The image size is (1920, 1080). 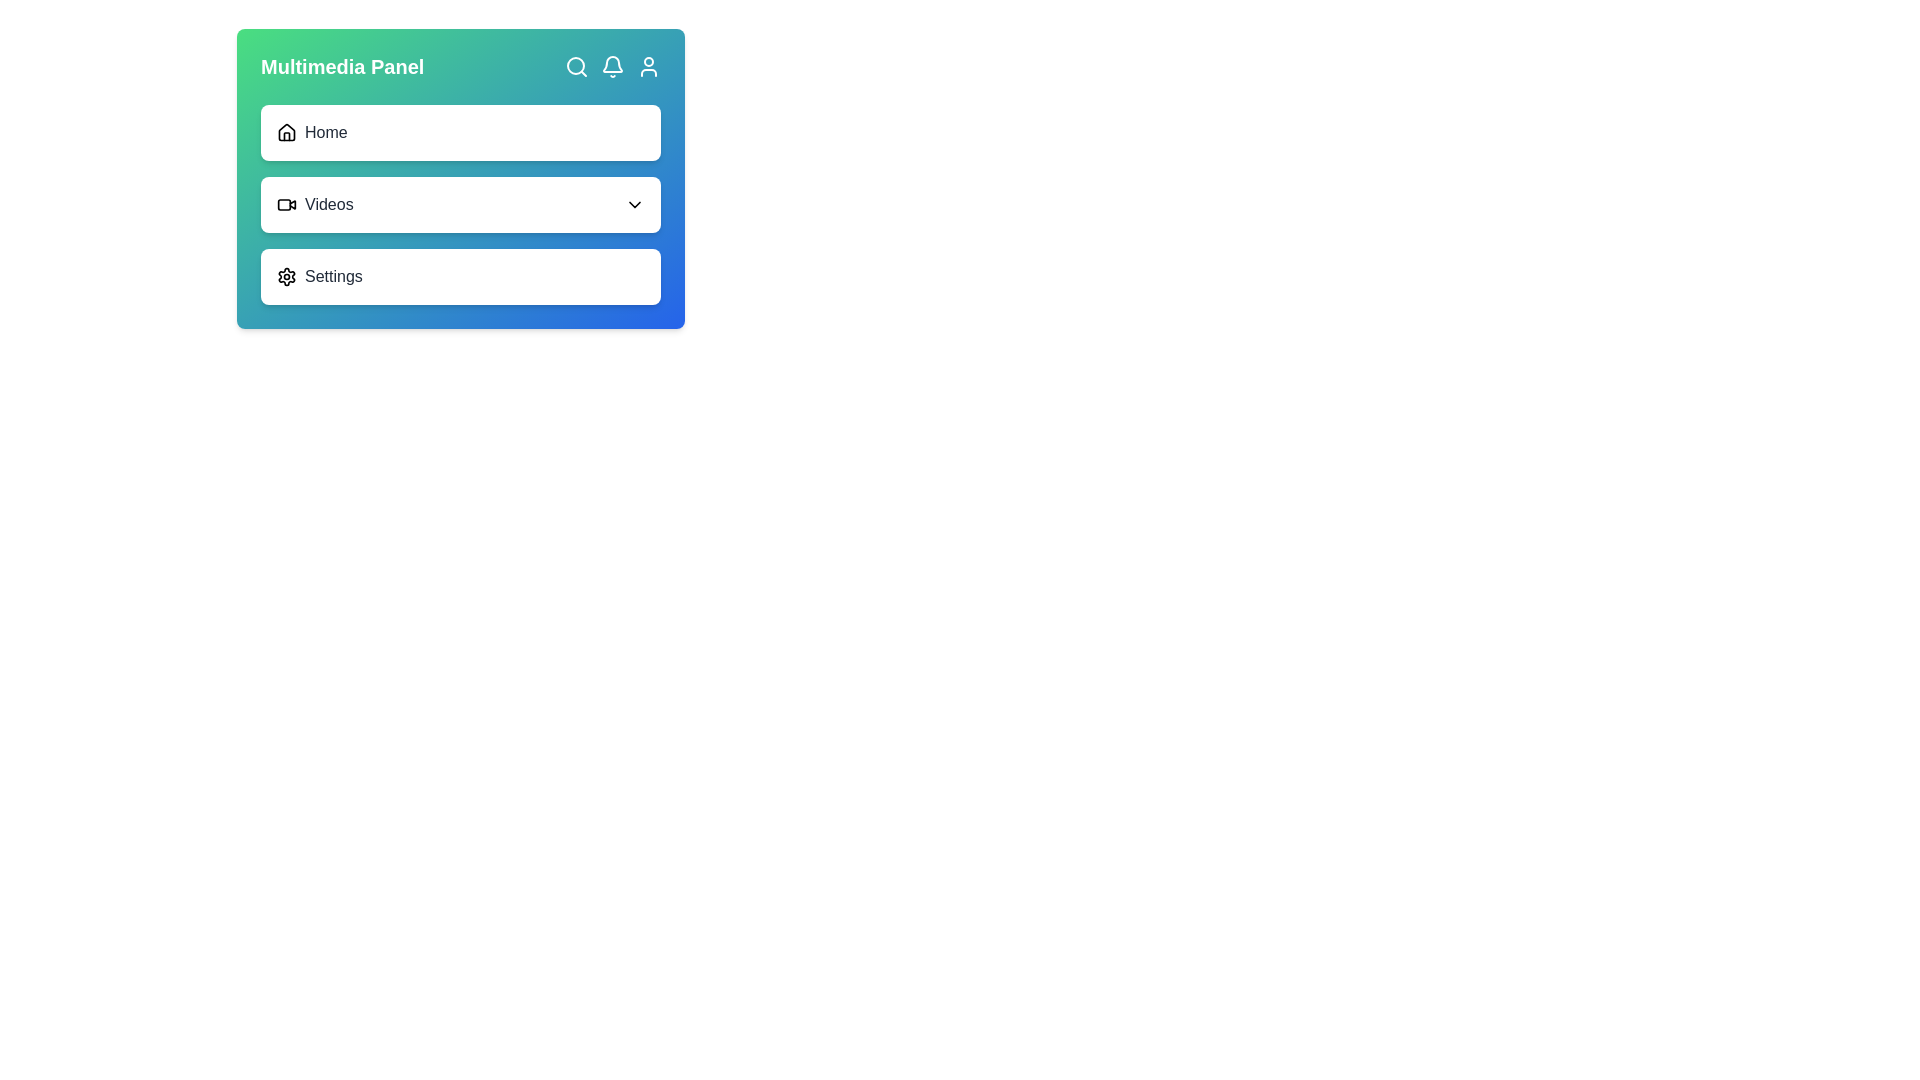 What do you see at coordinates (314, 204) in the screenshot?
I see `the 'Videos' label with icon, which is the second item in the vertical menu panel located beneath 'Home' and above 'Settings'` at bounding box center [314, 204].